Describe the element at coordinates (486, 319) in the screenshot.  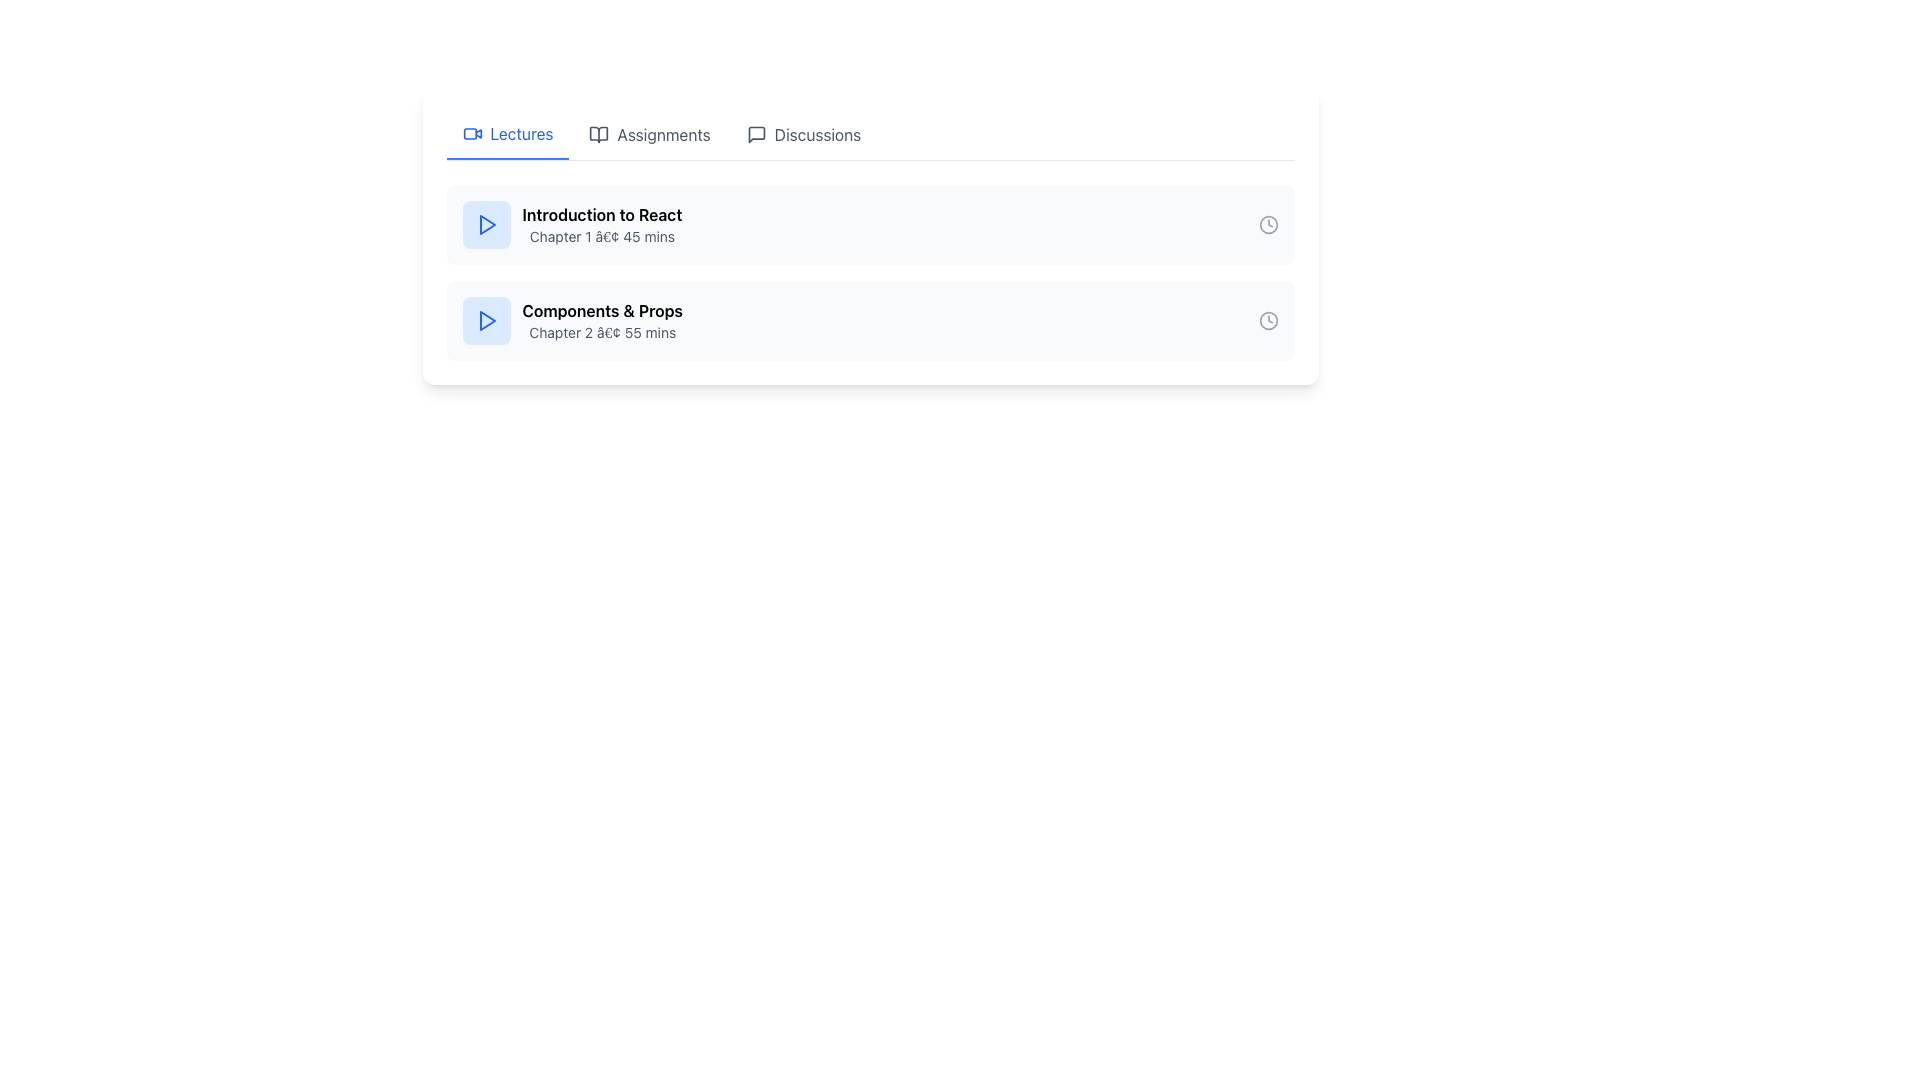
I see `the triangular play icon within the rounded blue background, located in the 'Components & Props' section of the Lectures tab, specifically the play button for the second lecture item` at that location.